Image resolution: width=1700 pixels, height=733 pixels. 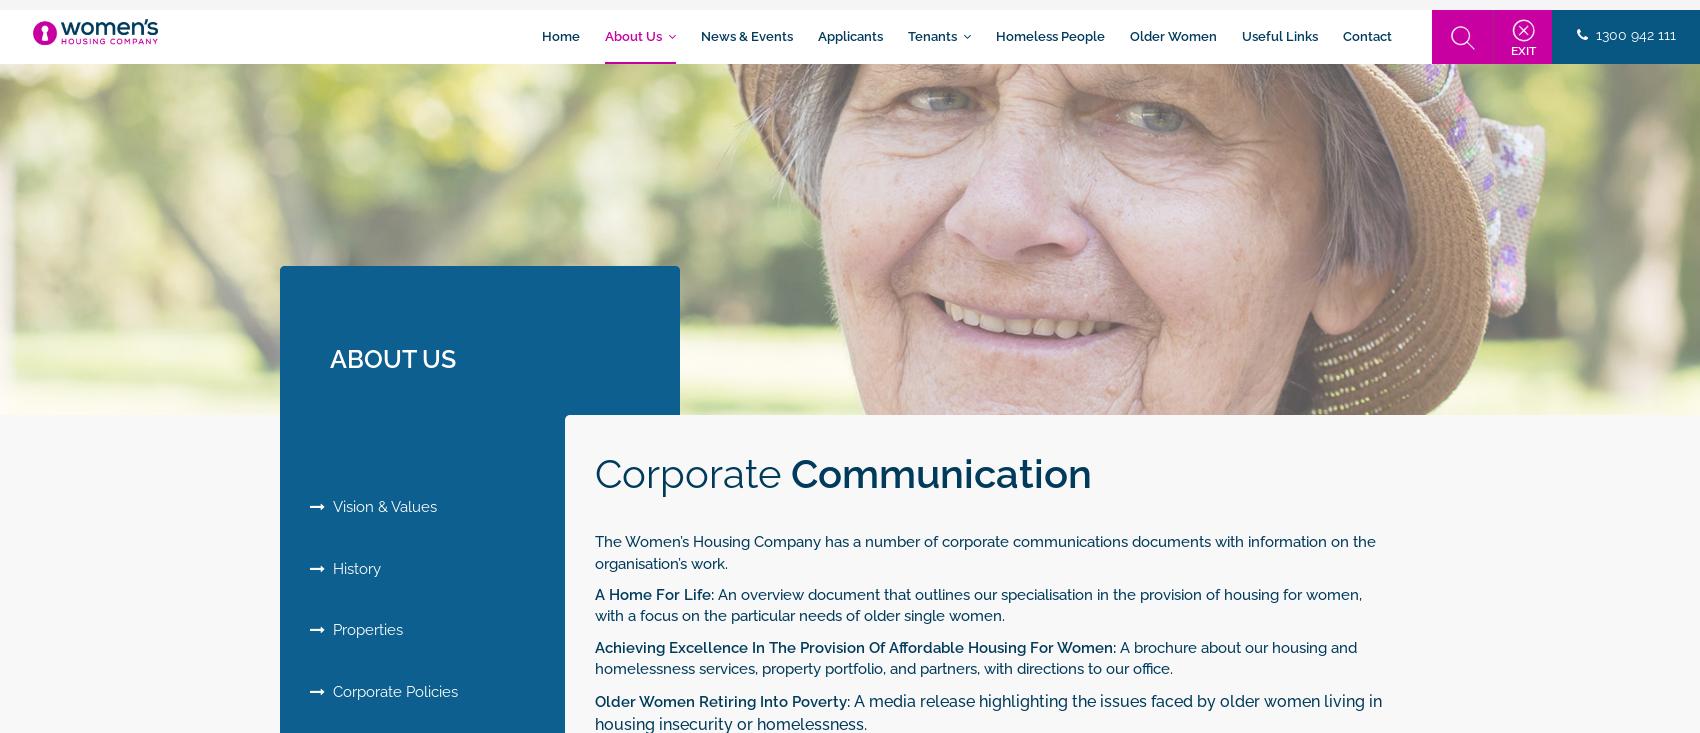 What do you see at coordinates (379, 506) in the screenshot?
I see `'Vision & Values'` at bounding box center [379, 506].